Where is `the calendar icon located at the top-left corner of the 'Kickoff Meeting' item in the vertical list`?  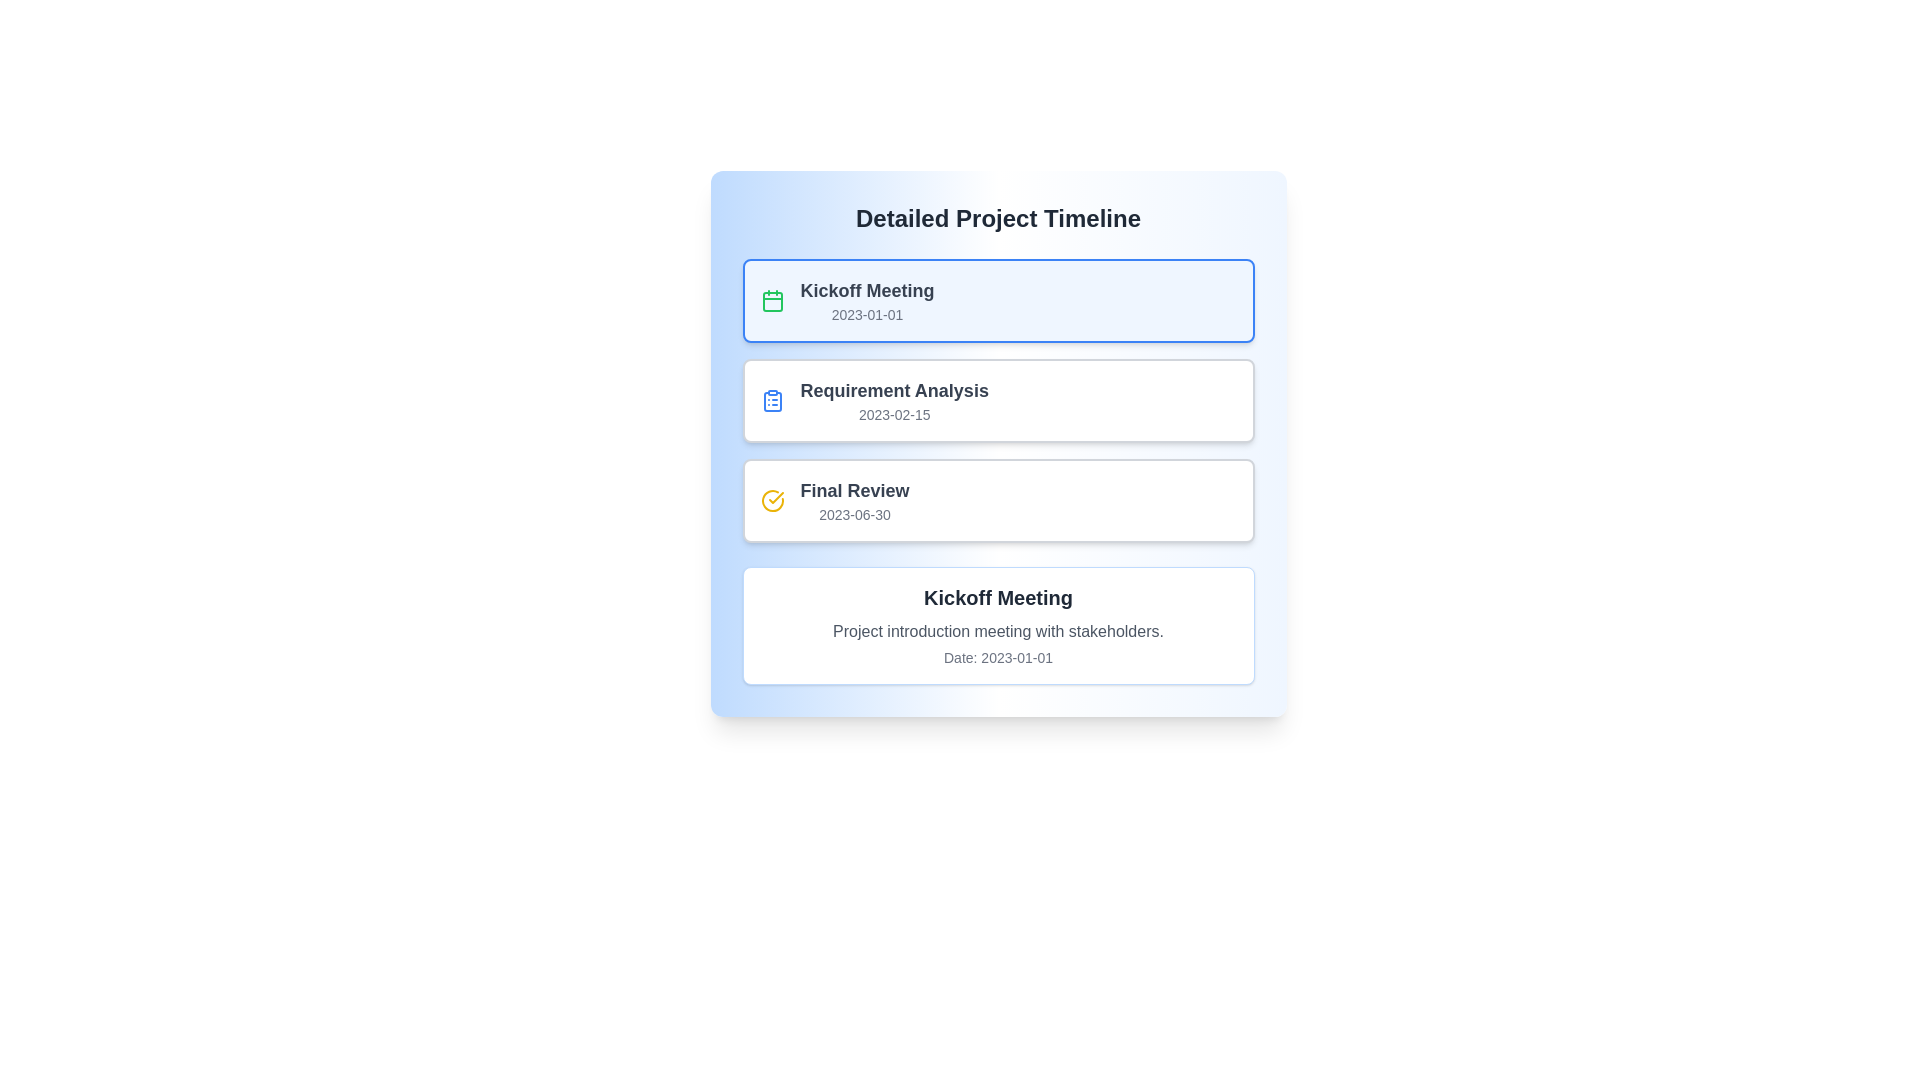
the calendar icon located at the top-left corner of the 'Kickoff Meeting' item in the vertical list is located at coordinates (771, 300).